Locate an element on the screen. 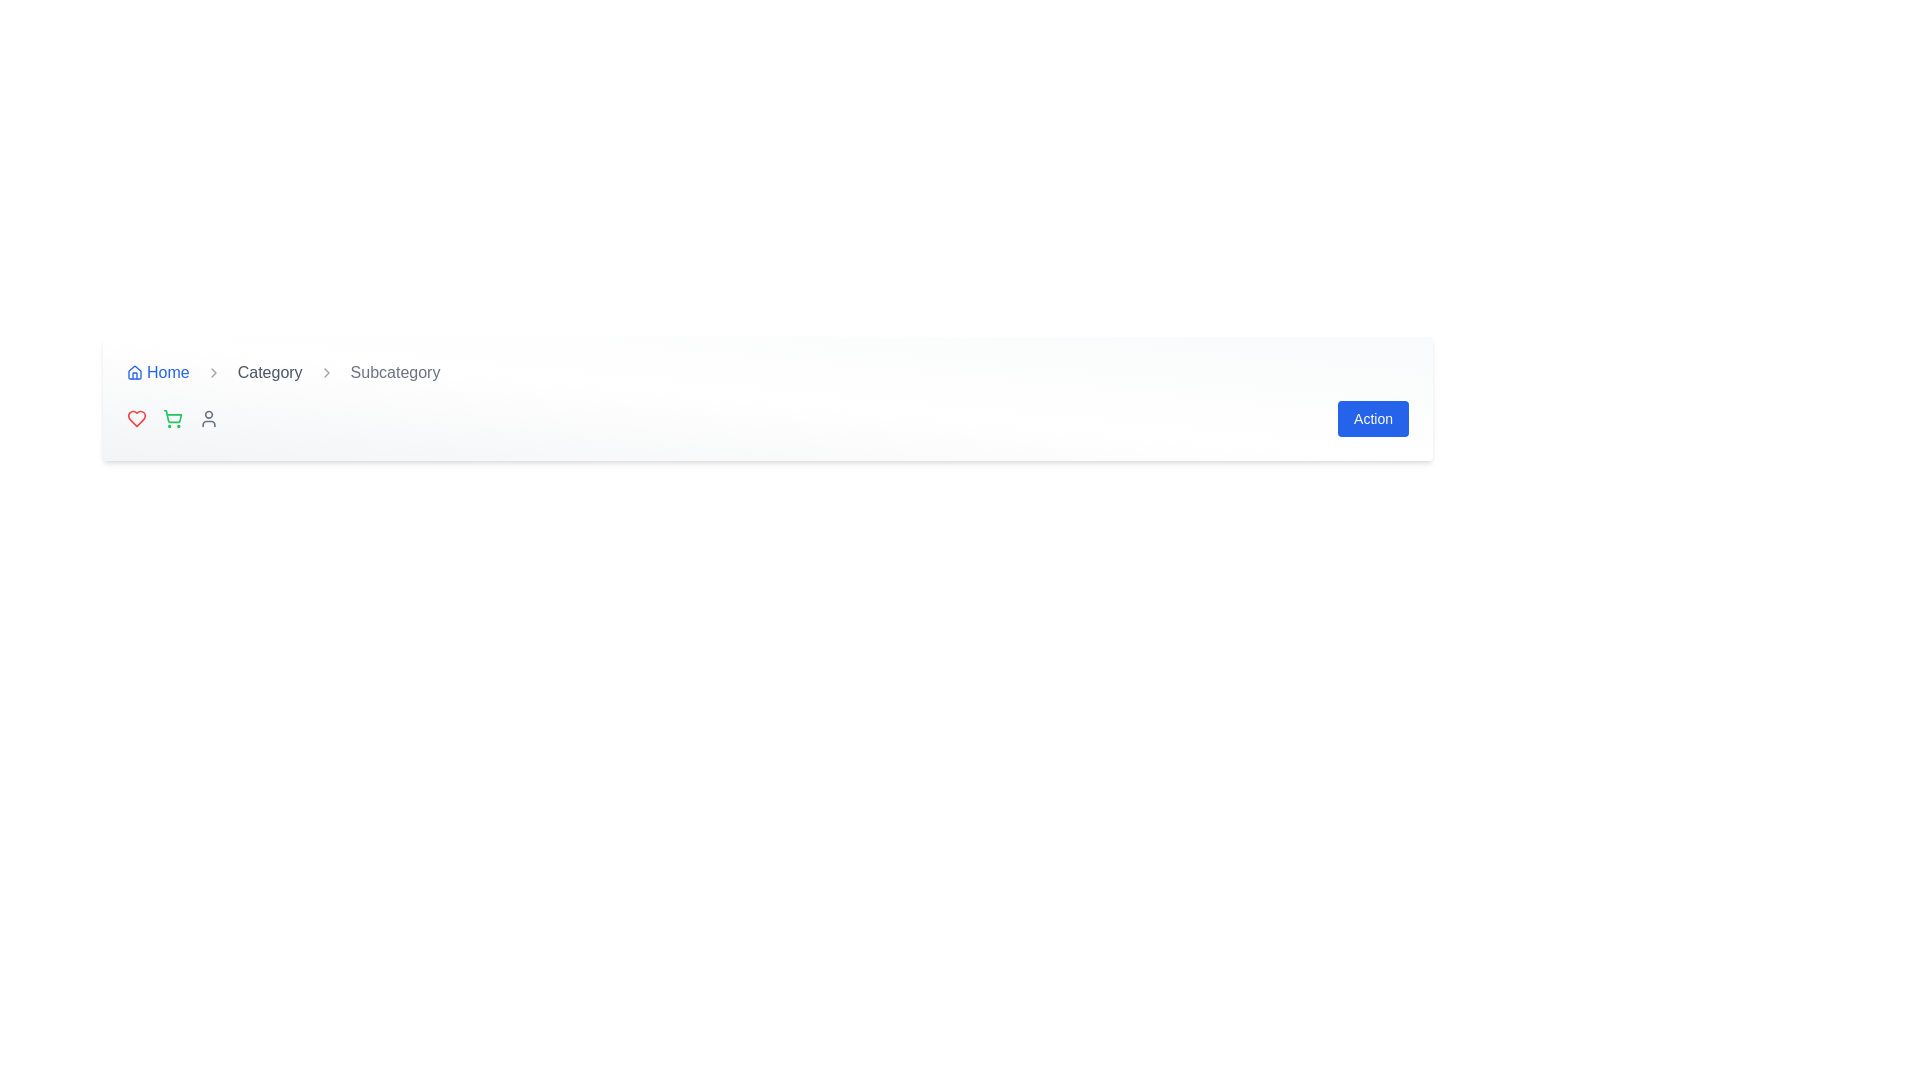 The height and width of the screenshot is (1080, 1920). the small house icon that is part of the clickable 'Home' text link in the breadcrumb navigation bar is located at coordinates (133, 373).